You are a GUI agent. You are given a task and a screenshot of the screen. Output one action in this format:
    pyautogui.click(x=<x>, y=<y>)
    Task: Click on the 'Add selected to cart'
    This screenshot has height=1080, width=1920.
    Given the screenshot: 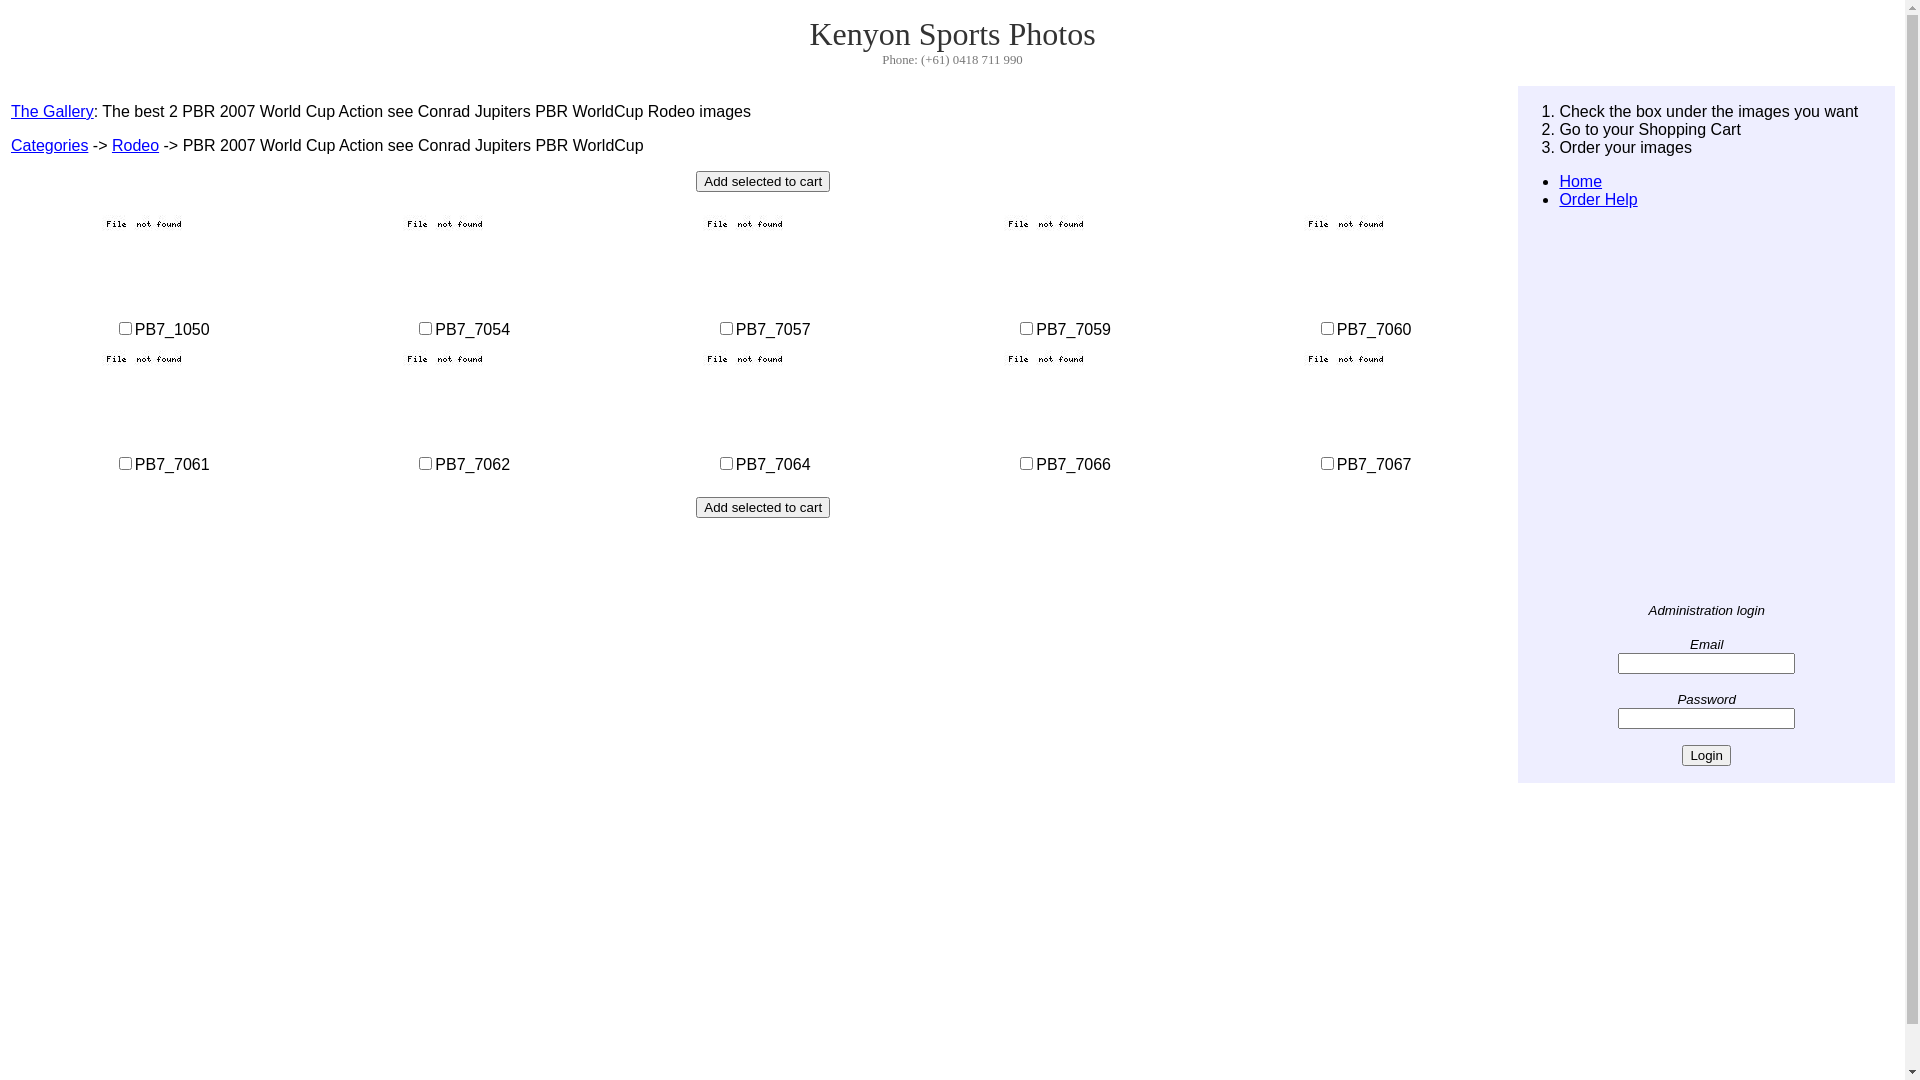 What is the action you would take?
    pyautogui.click(x=762, y=181)
    